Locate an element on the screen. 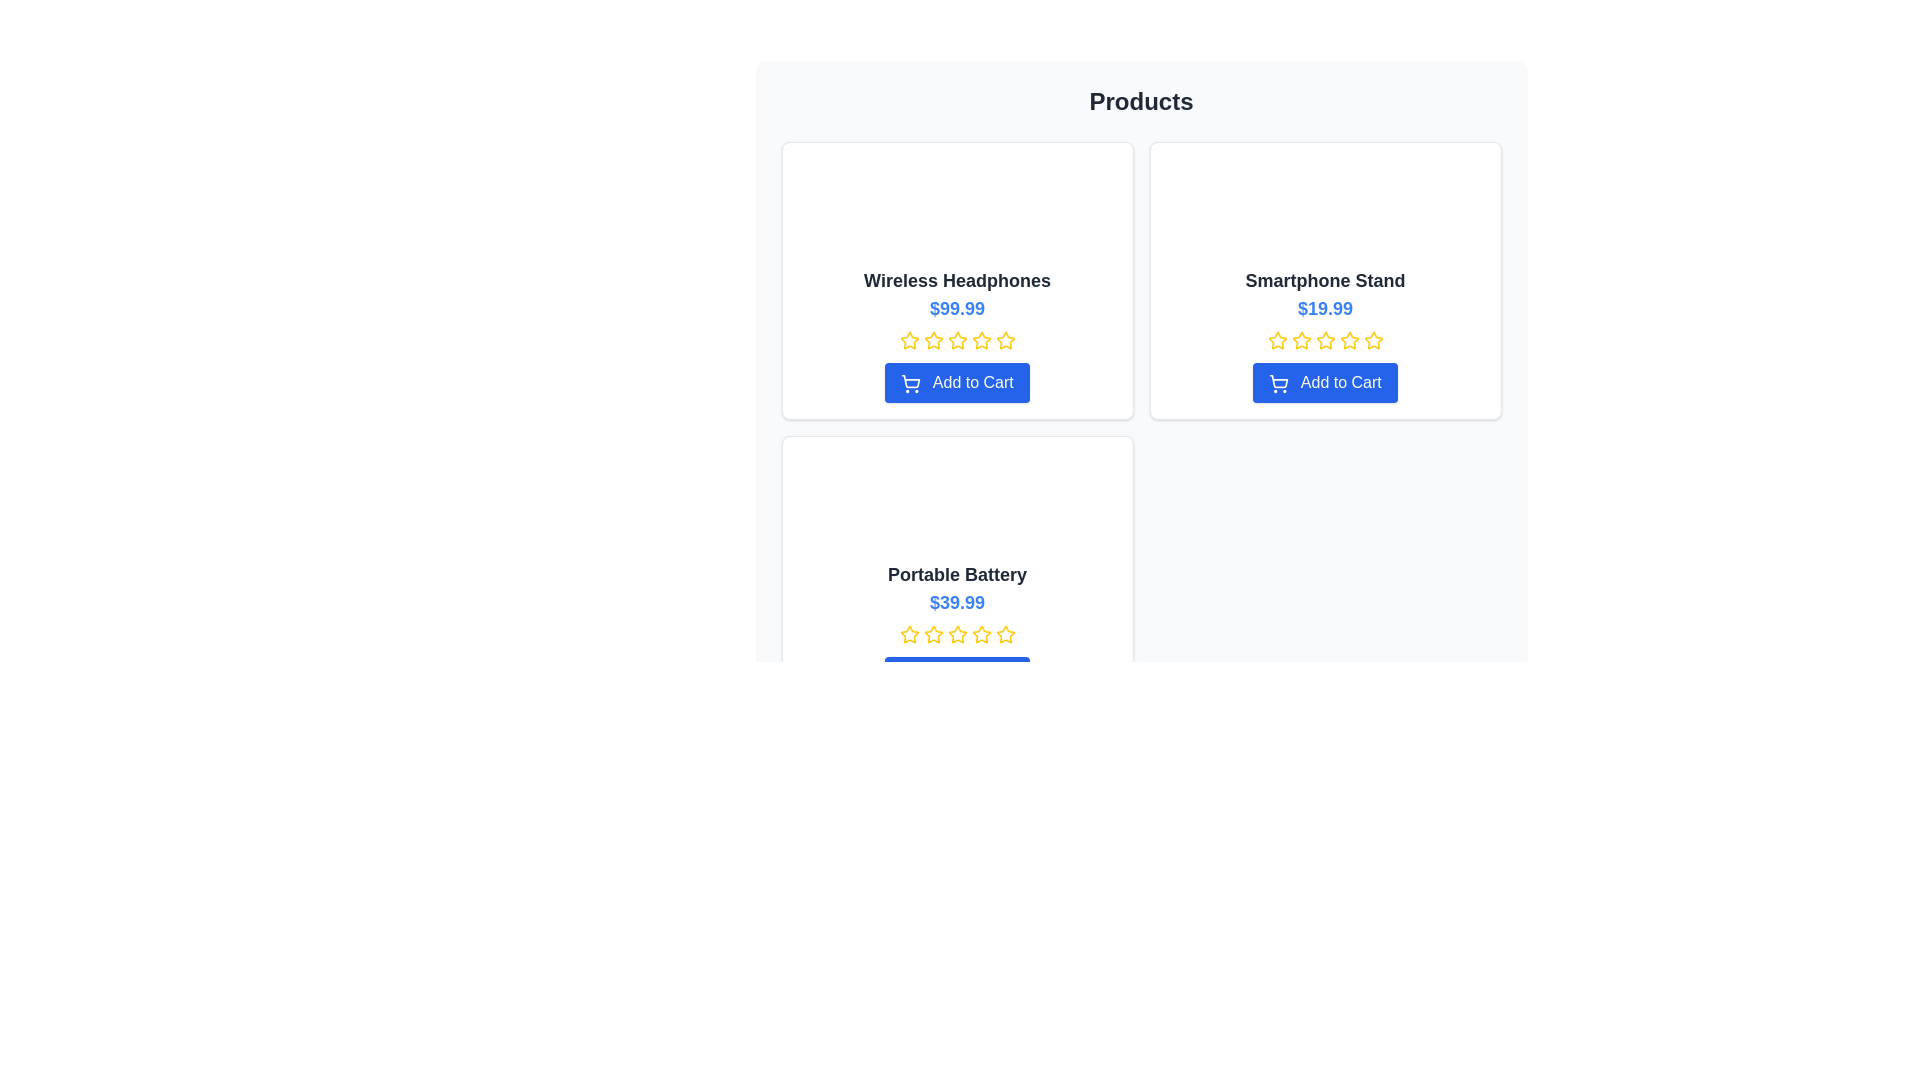 This screenshot has width=1920, height=1080. the fourth yellow star icon in the 5-star rating system located below the 'Wireless Headphones' section is located at coordinates (981, 339).